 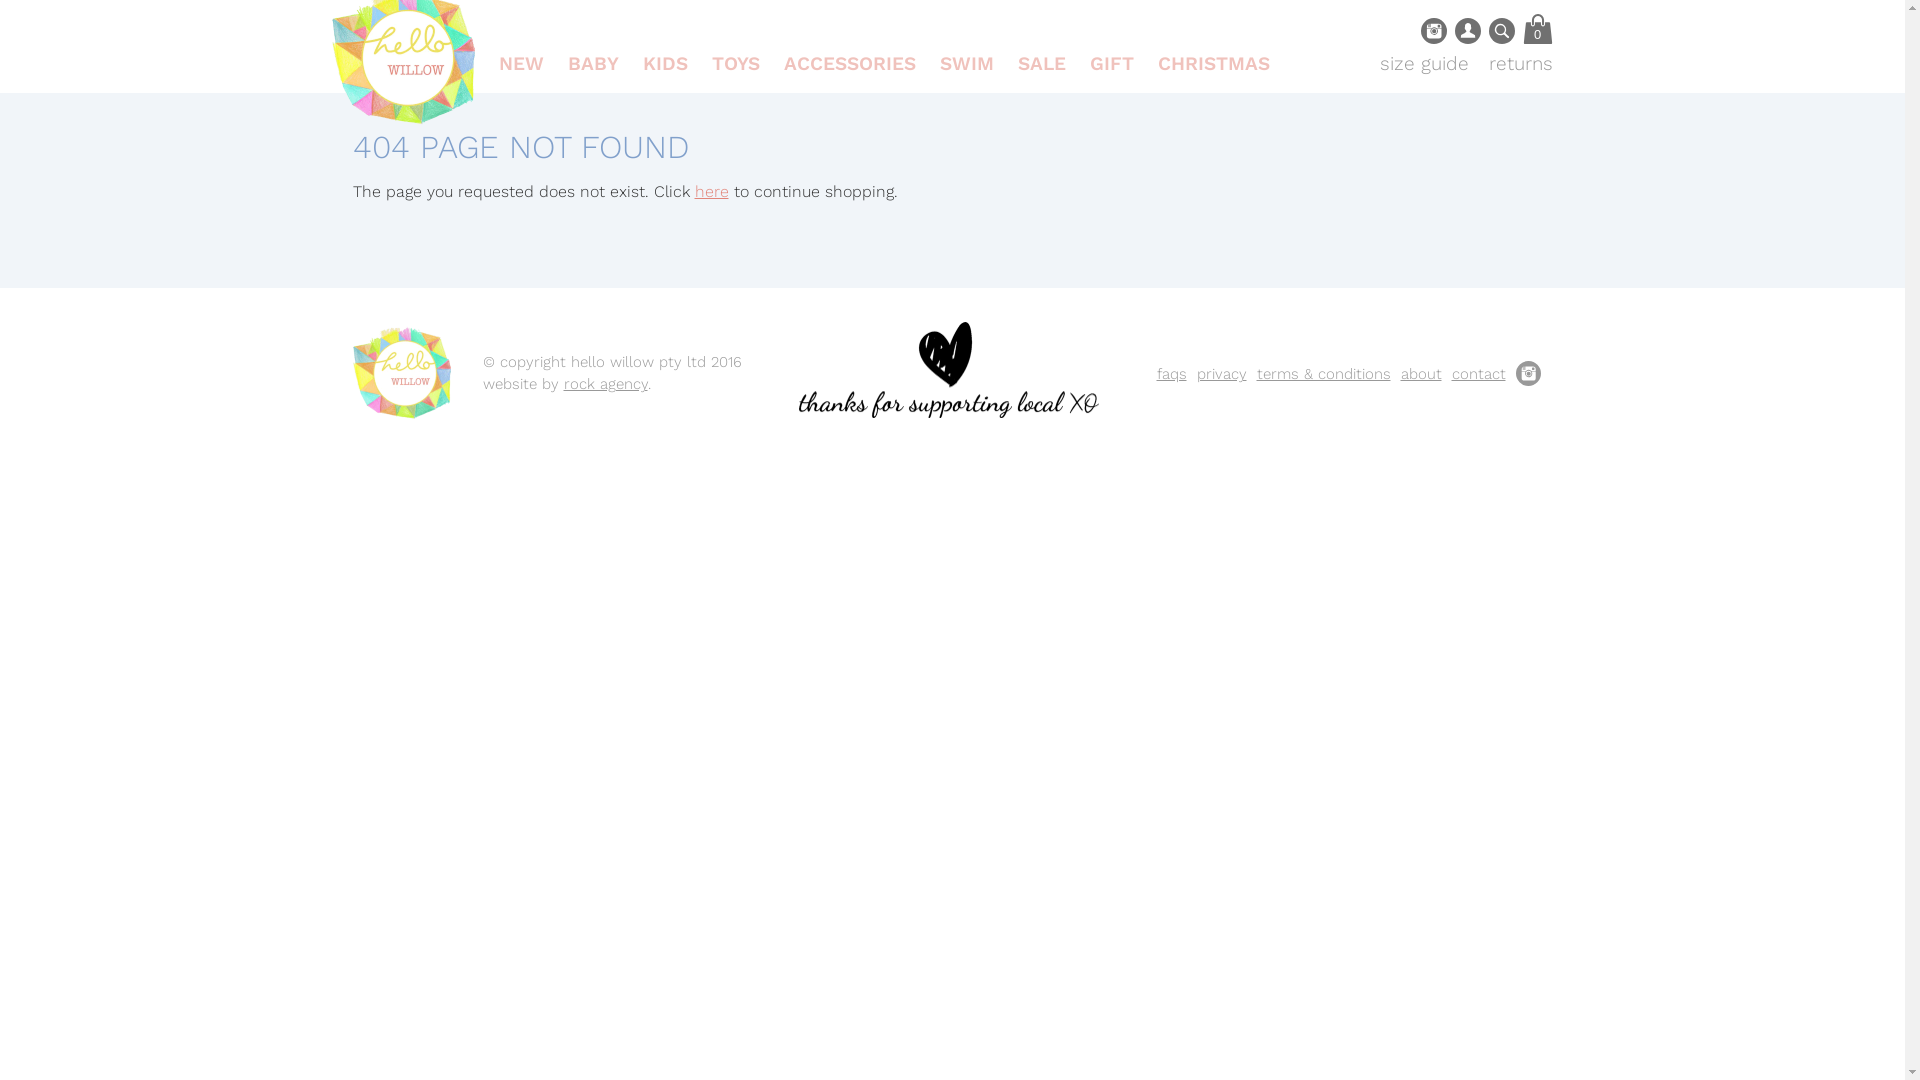 I want to click on 'terms & conditions', so click(x=1323, y=374).